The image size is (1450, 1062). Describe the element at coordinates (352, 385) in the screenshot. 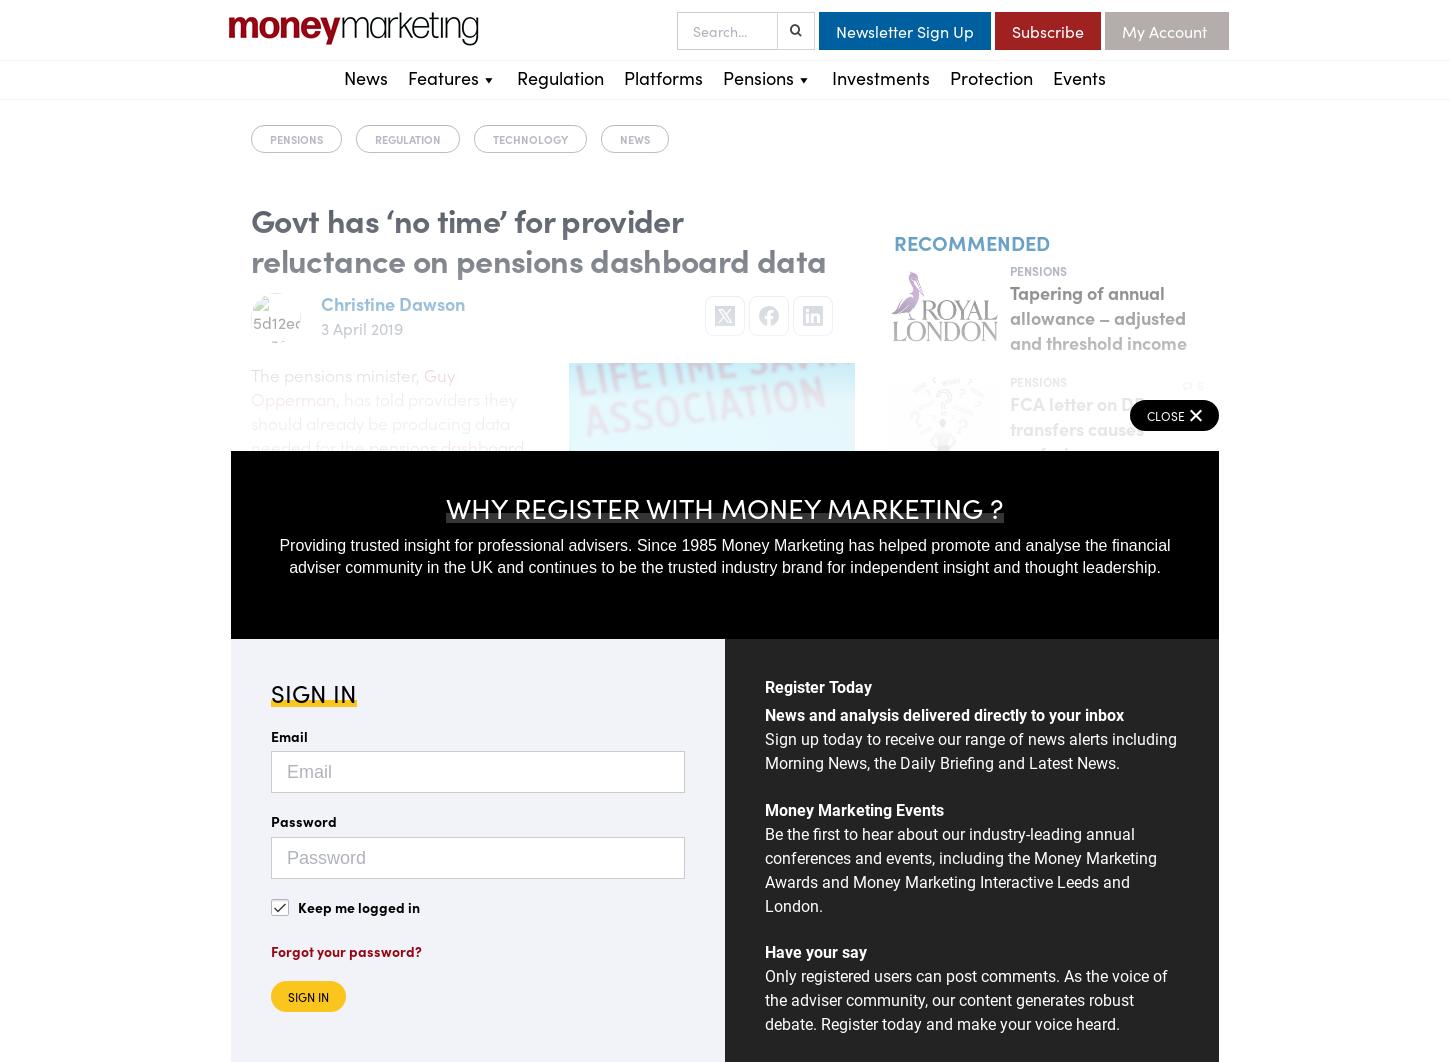

I see `'Guy Opperman'` at that location.